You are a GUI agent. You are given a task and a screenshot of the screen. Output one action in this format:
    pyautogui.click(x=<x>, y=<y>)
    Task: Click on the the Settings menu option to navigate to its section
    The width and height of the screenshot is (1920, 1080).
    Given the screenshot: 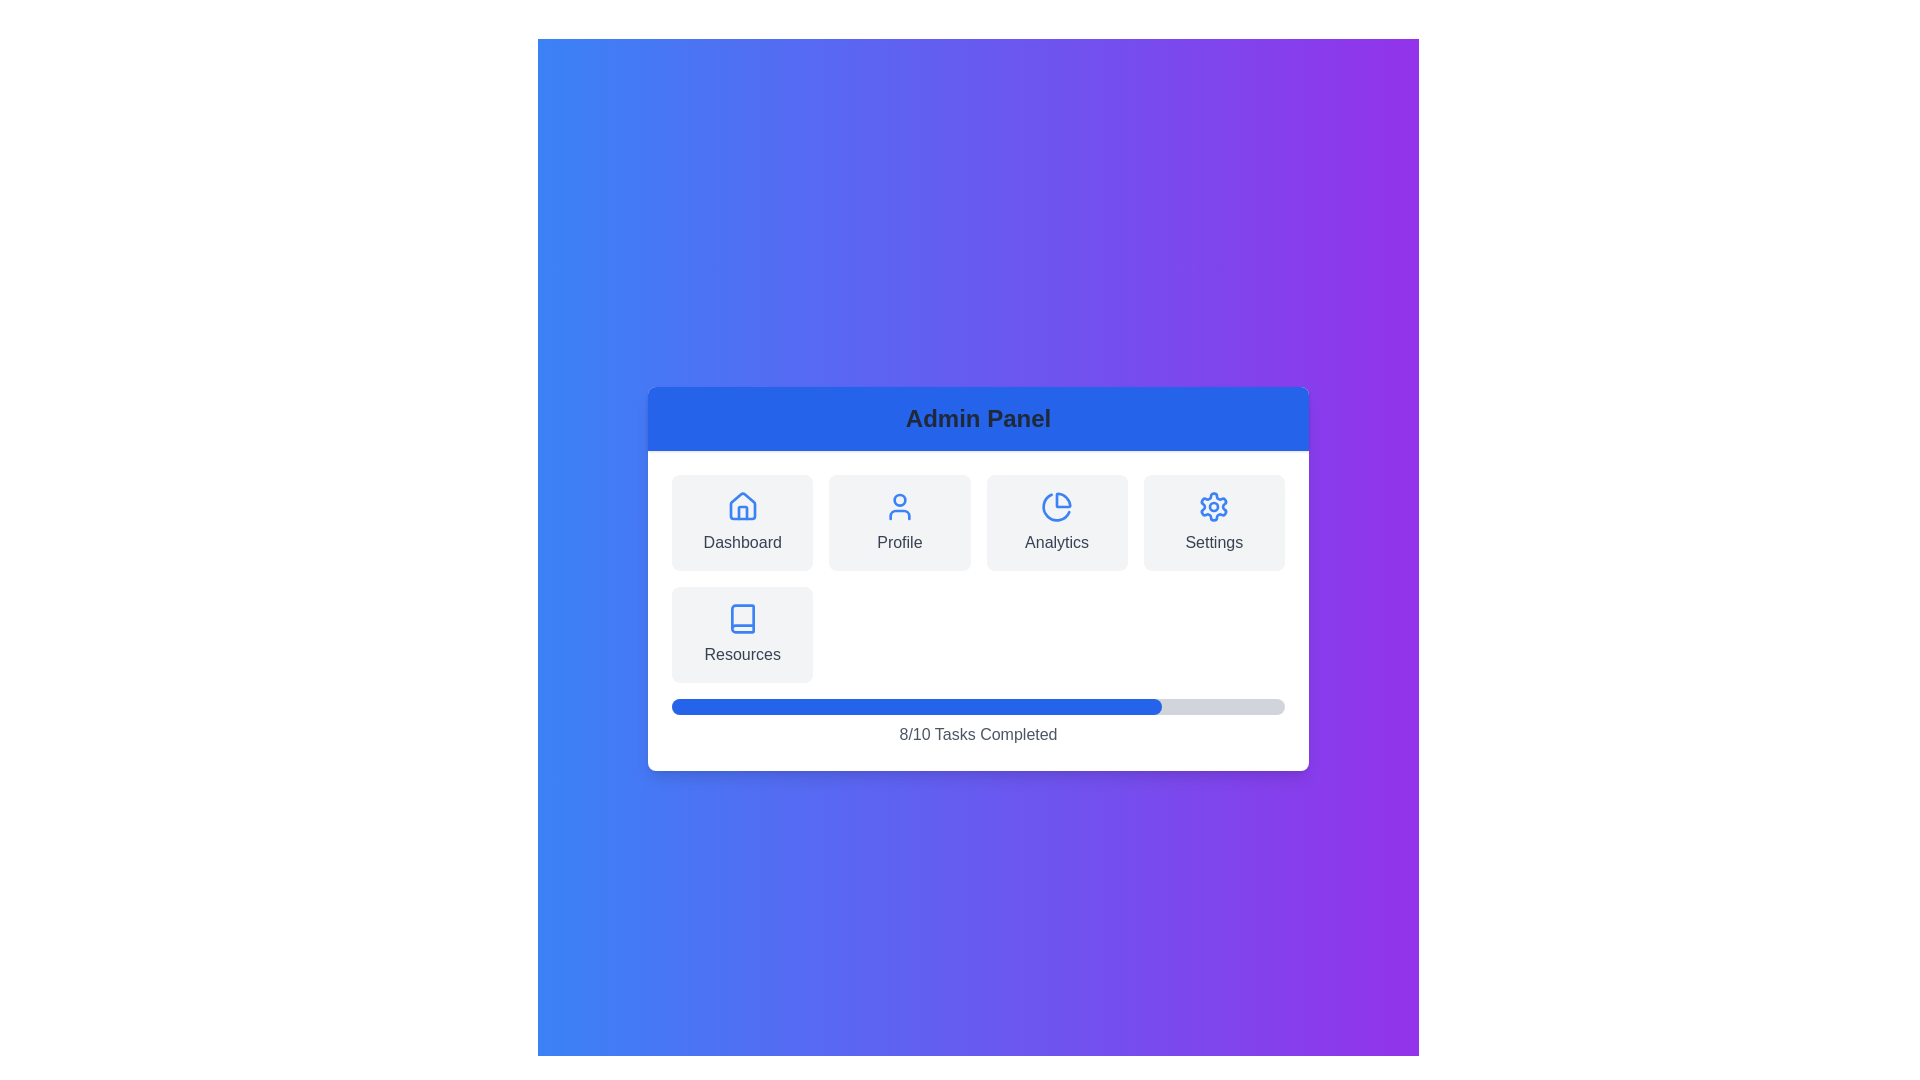 What is the action you would take?
    pyautogui.click(x=1213, y=522)
    